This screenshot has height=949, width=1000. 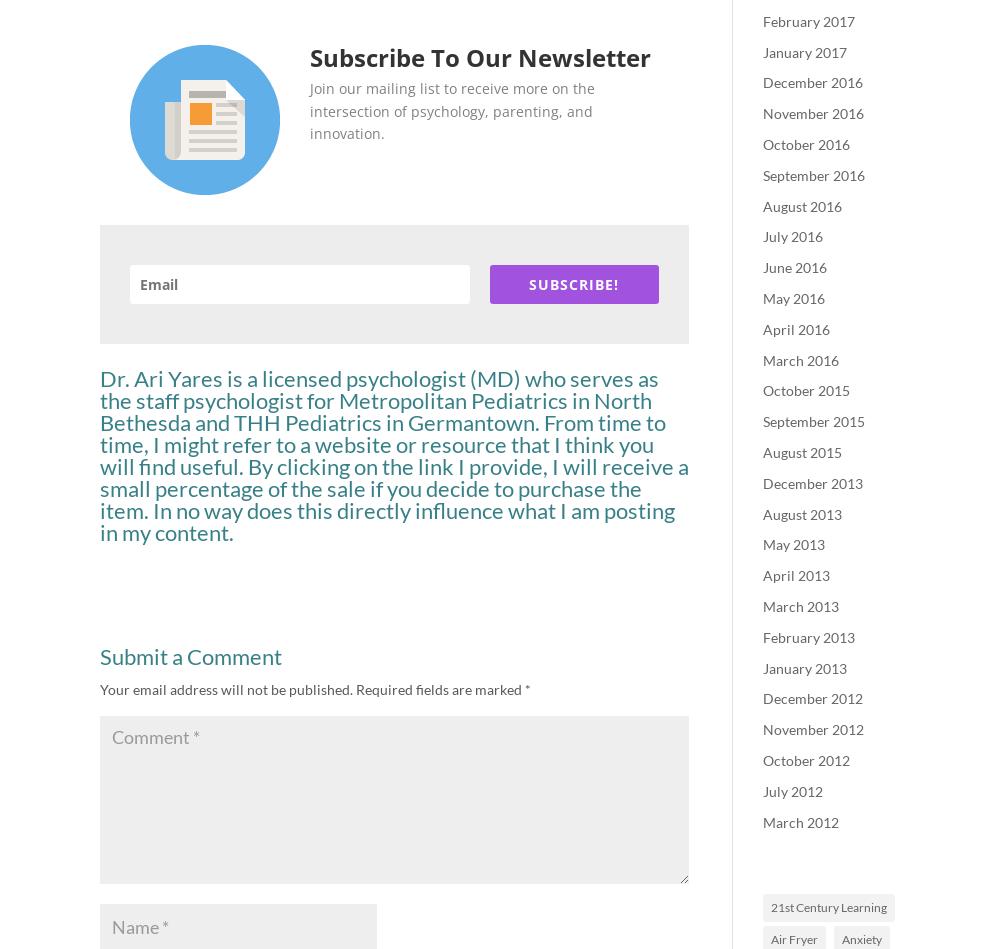 What do you see at coordinates (225, 688) in the screenshot?
I see `'Your email address will not be published.'` at bounding box center [225, 688].